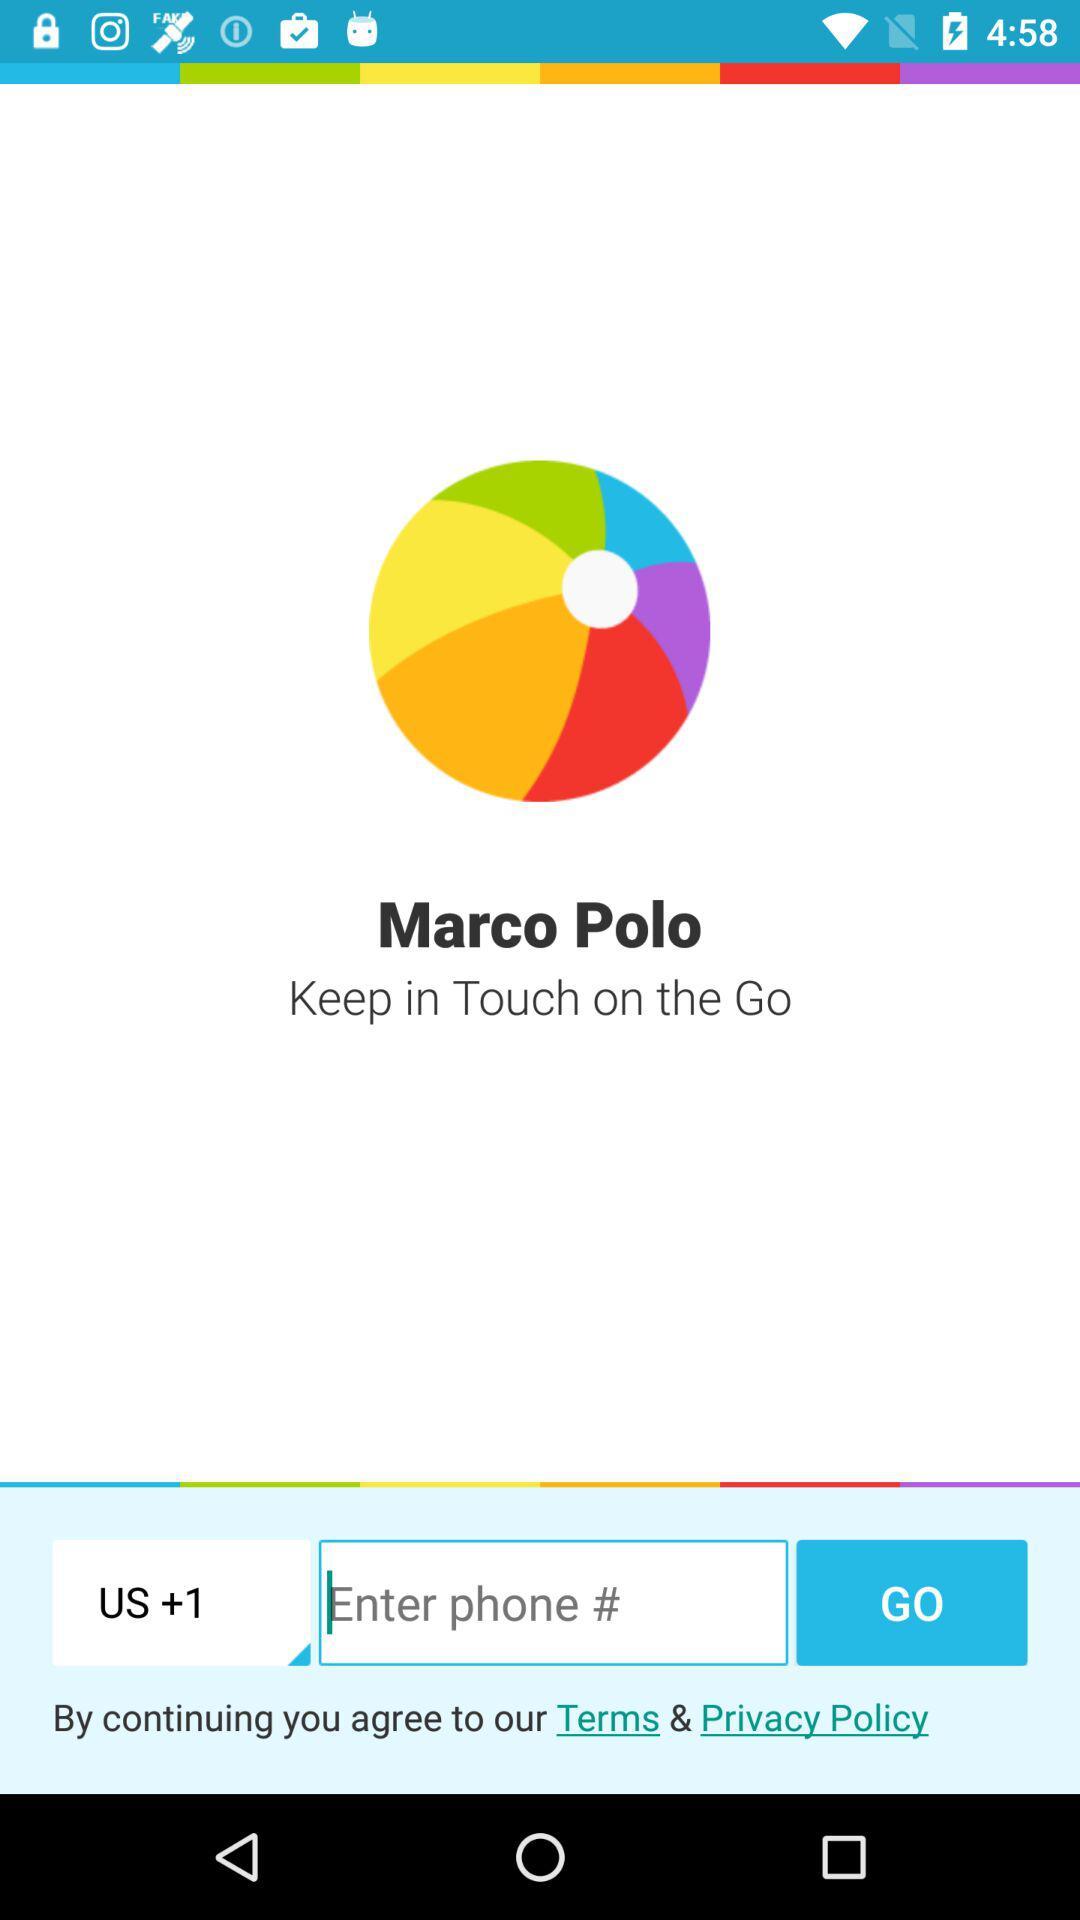  I want to click on the by continuing you icon, so click(540, 1715).